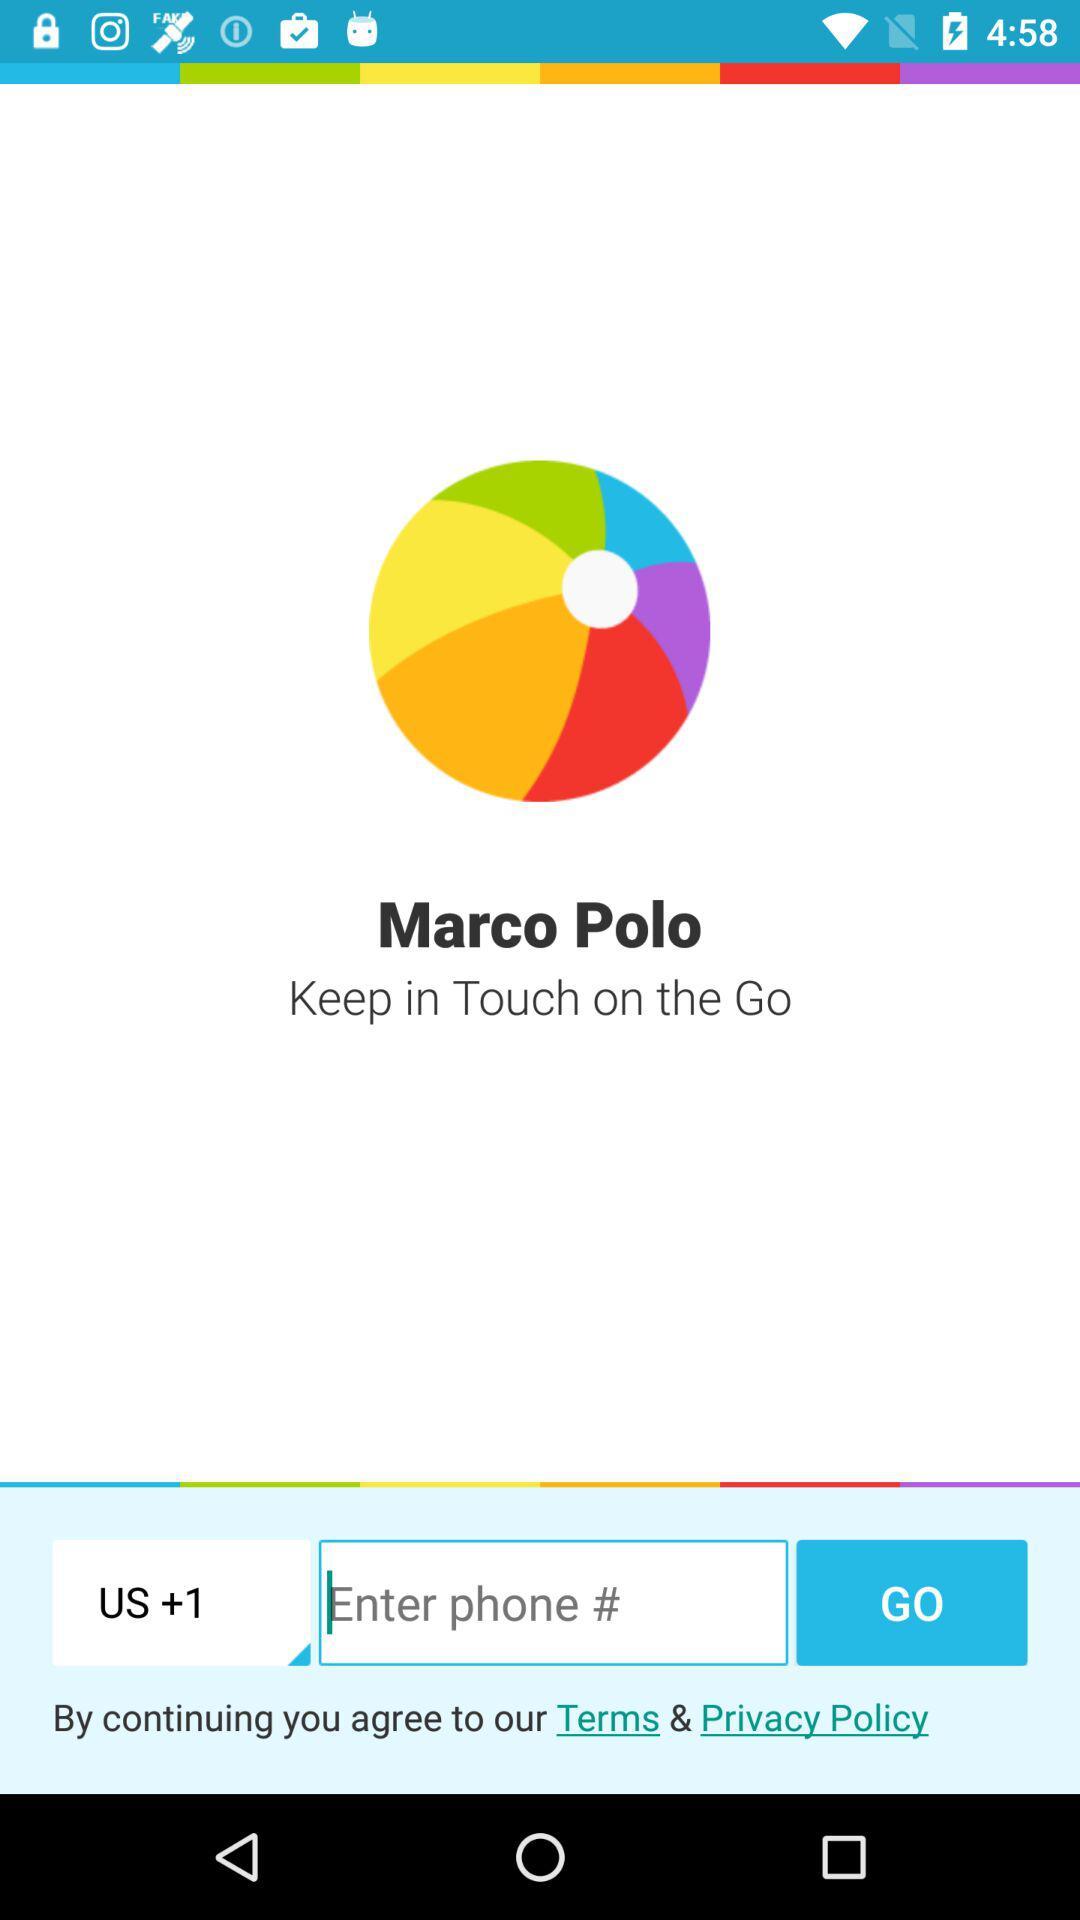  I want to click on the by continuing you icon, so click(540, 1715).